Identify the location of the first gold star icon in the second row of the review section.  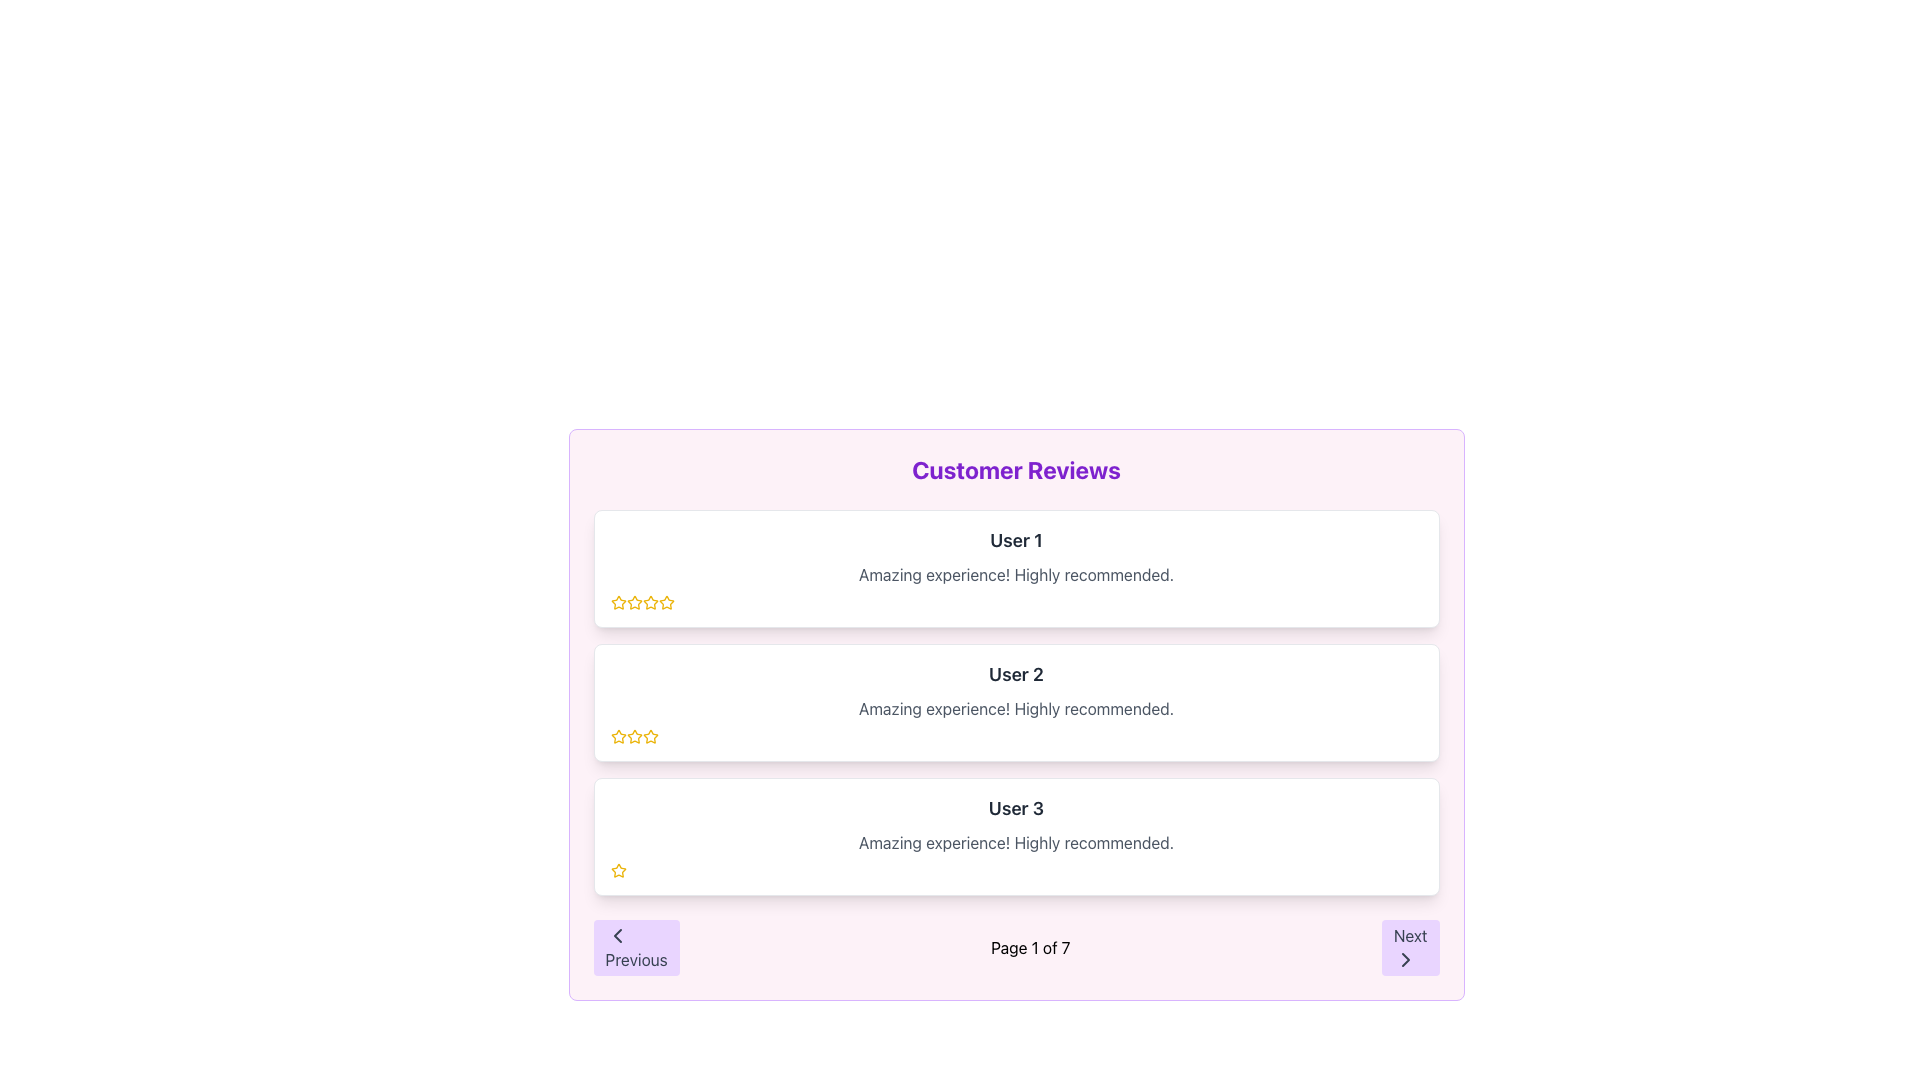
(617, 736).